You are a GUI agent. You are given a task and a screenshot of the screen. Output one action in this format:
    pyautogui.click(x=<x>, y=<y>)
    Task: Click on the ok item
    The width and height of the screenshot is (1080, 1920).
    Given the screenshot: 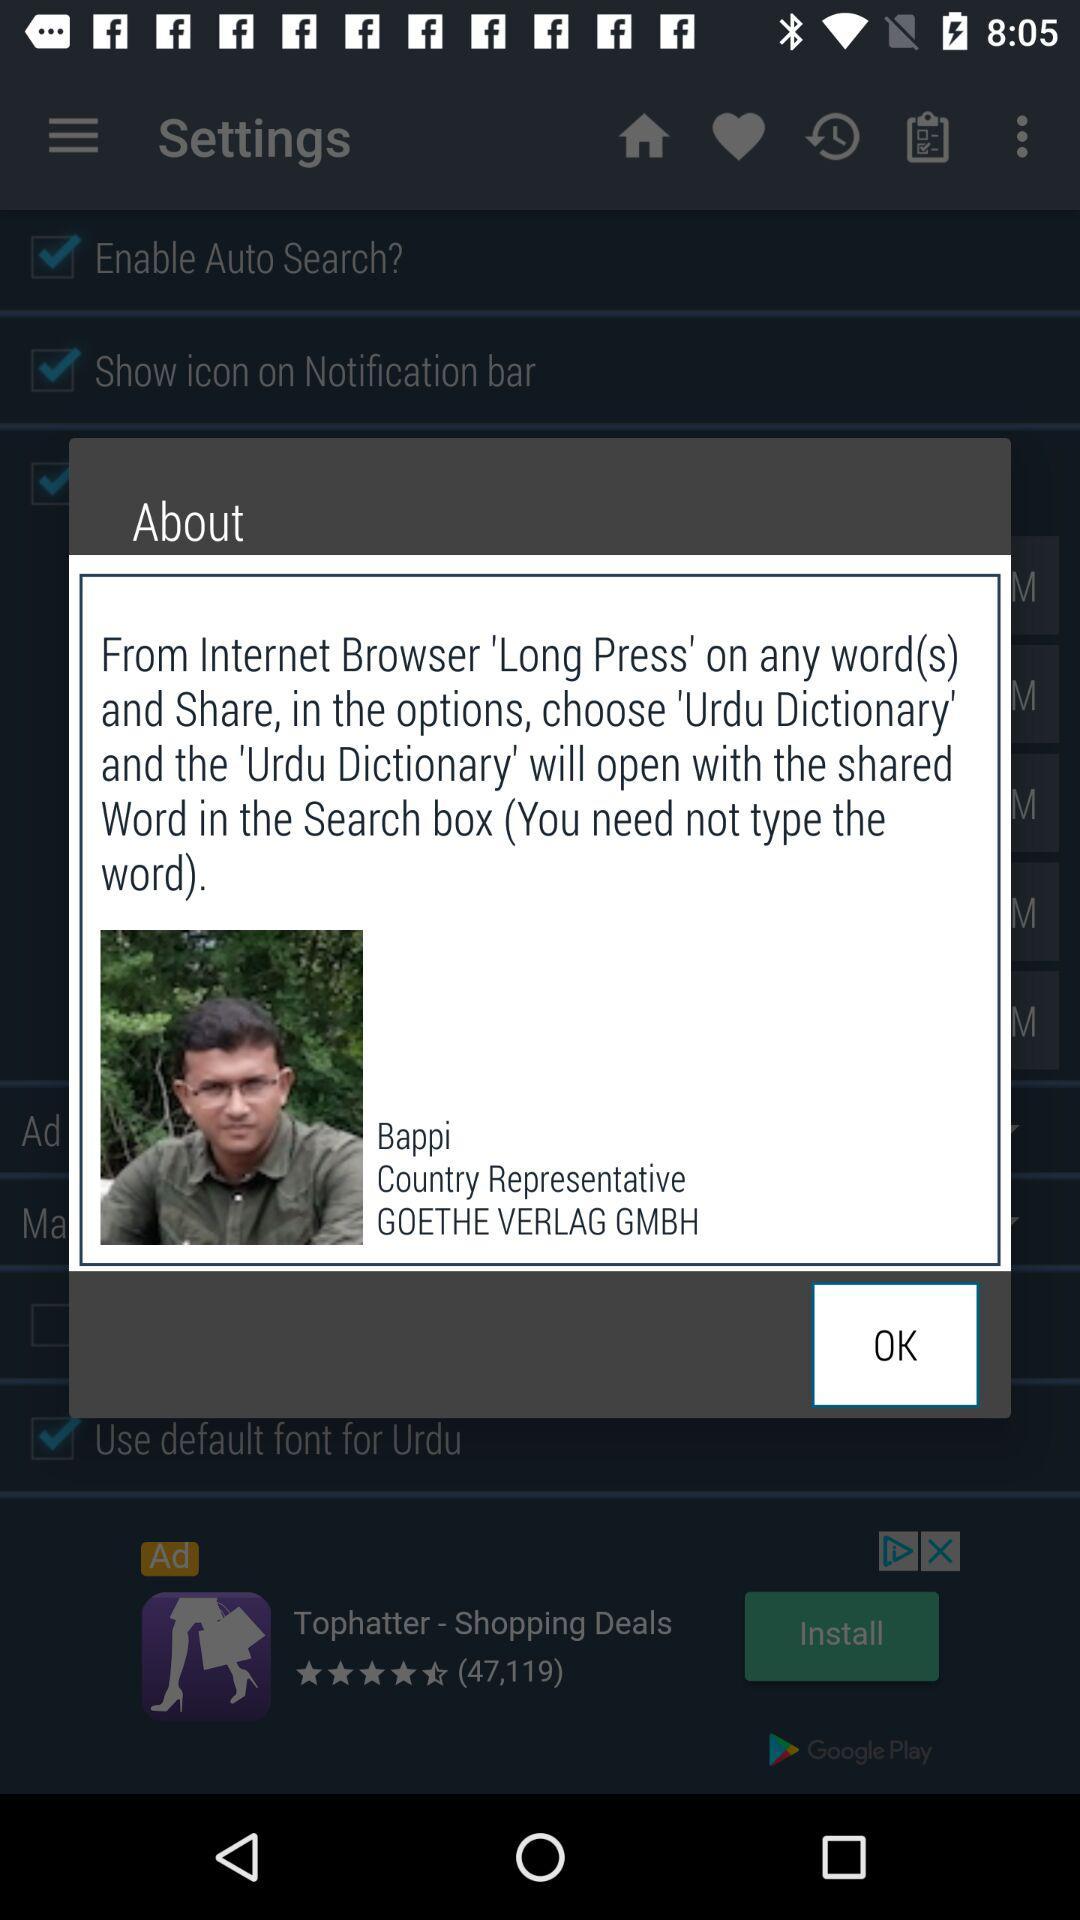 What is the action you would take?
    pyautogui.click(x=894, y=1344)
    